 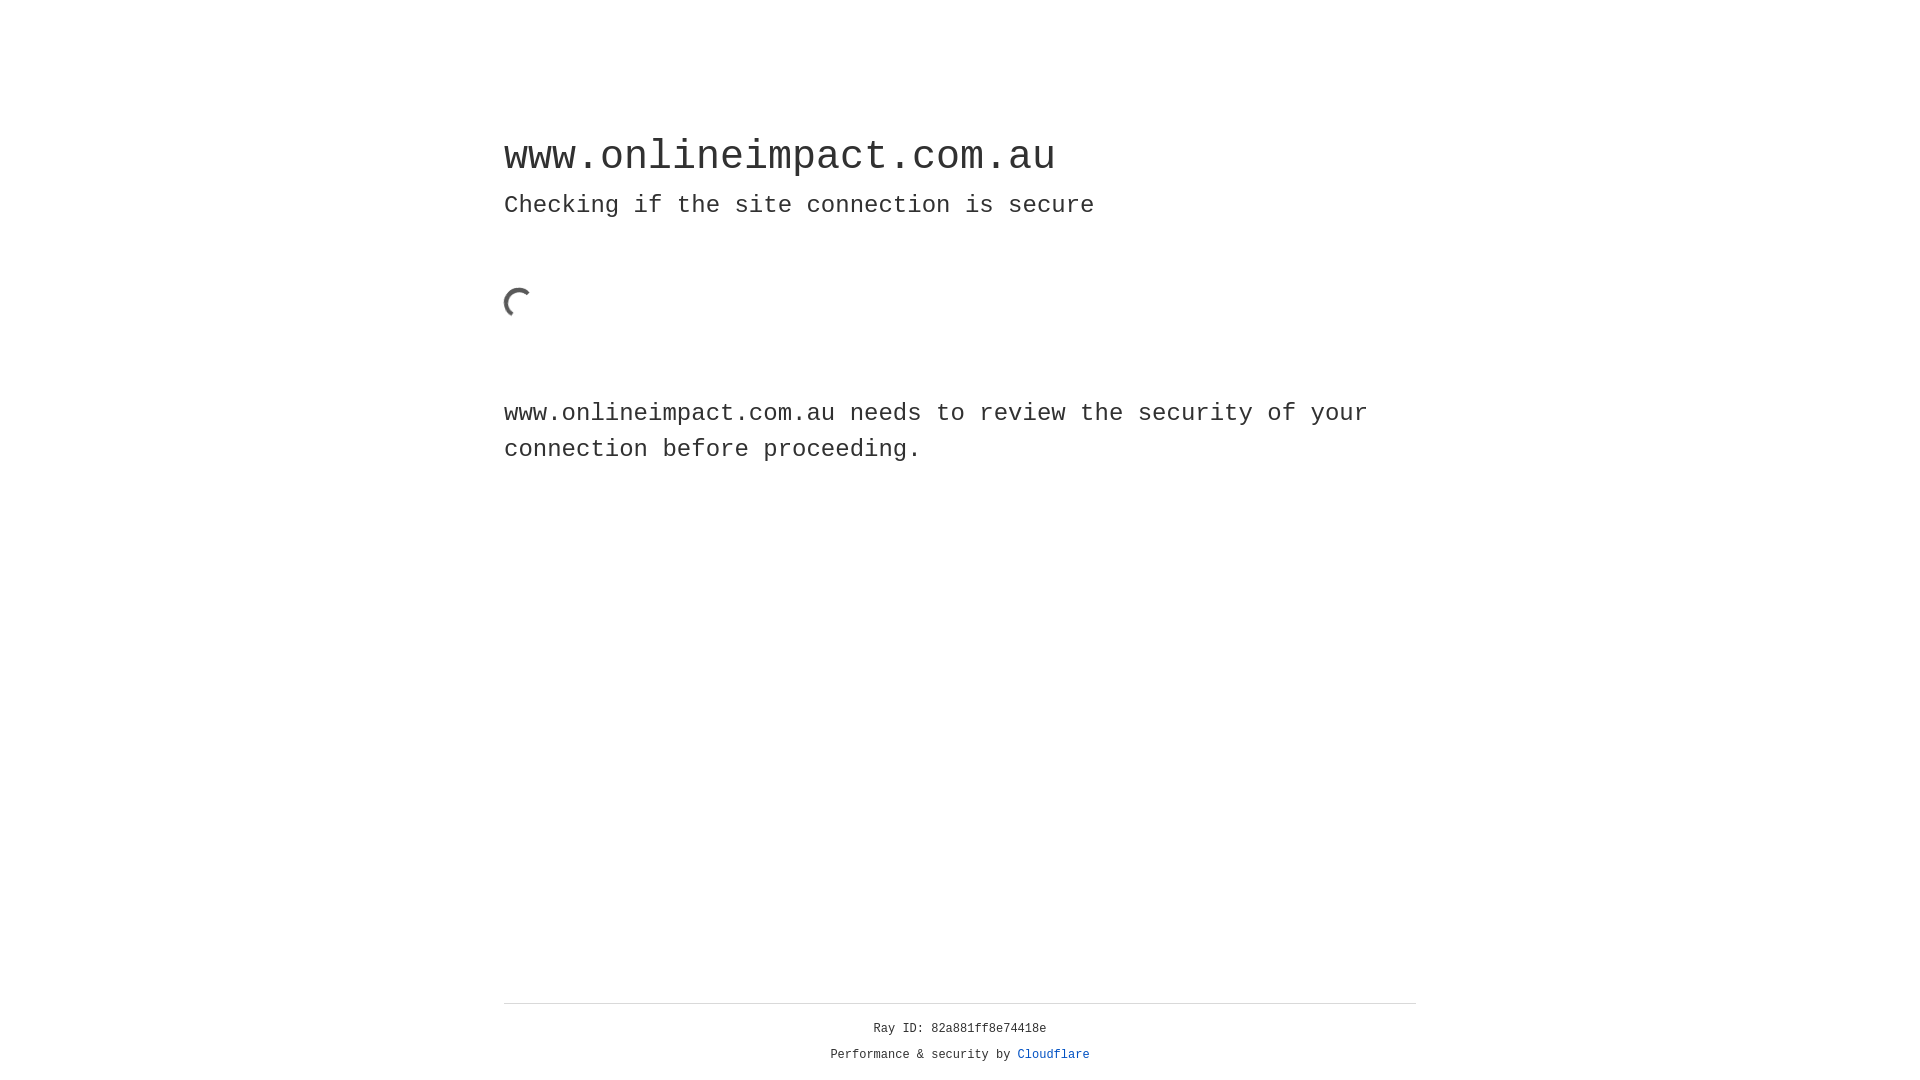 I want to click on 'Cloudflare', so click(x=1017, y=1054).